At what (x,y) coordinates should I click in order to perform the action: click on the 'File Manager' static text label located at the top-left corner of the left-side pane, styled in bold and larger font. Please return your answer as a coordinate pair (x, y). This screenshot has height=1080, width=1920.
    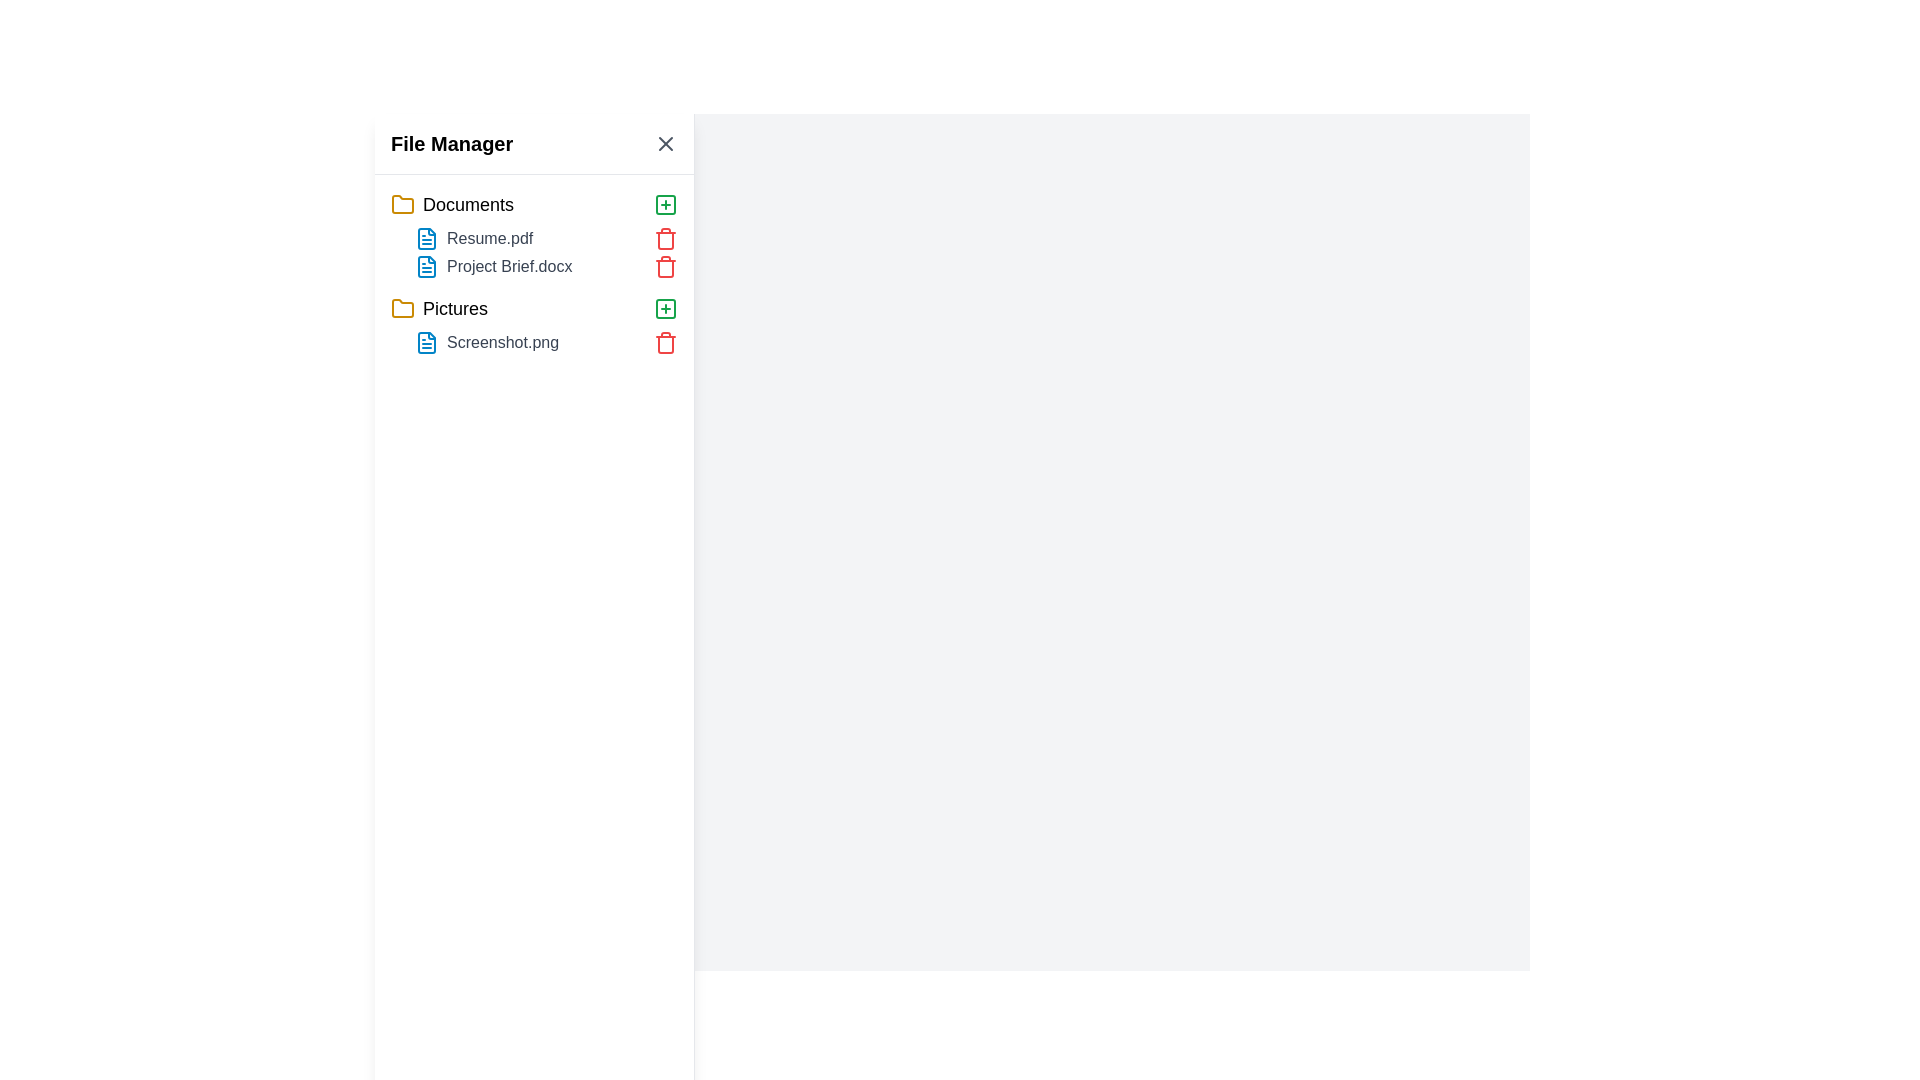
    Looking at the image, I should click on (451, 142).